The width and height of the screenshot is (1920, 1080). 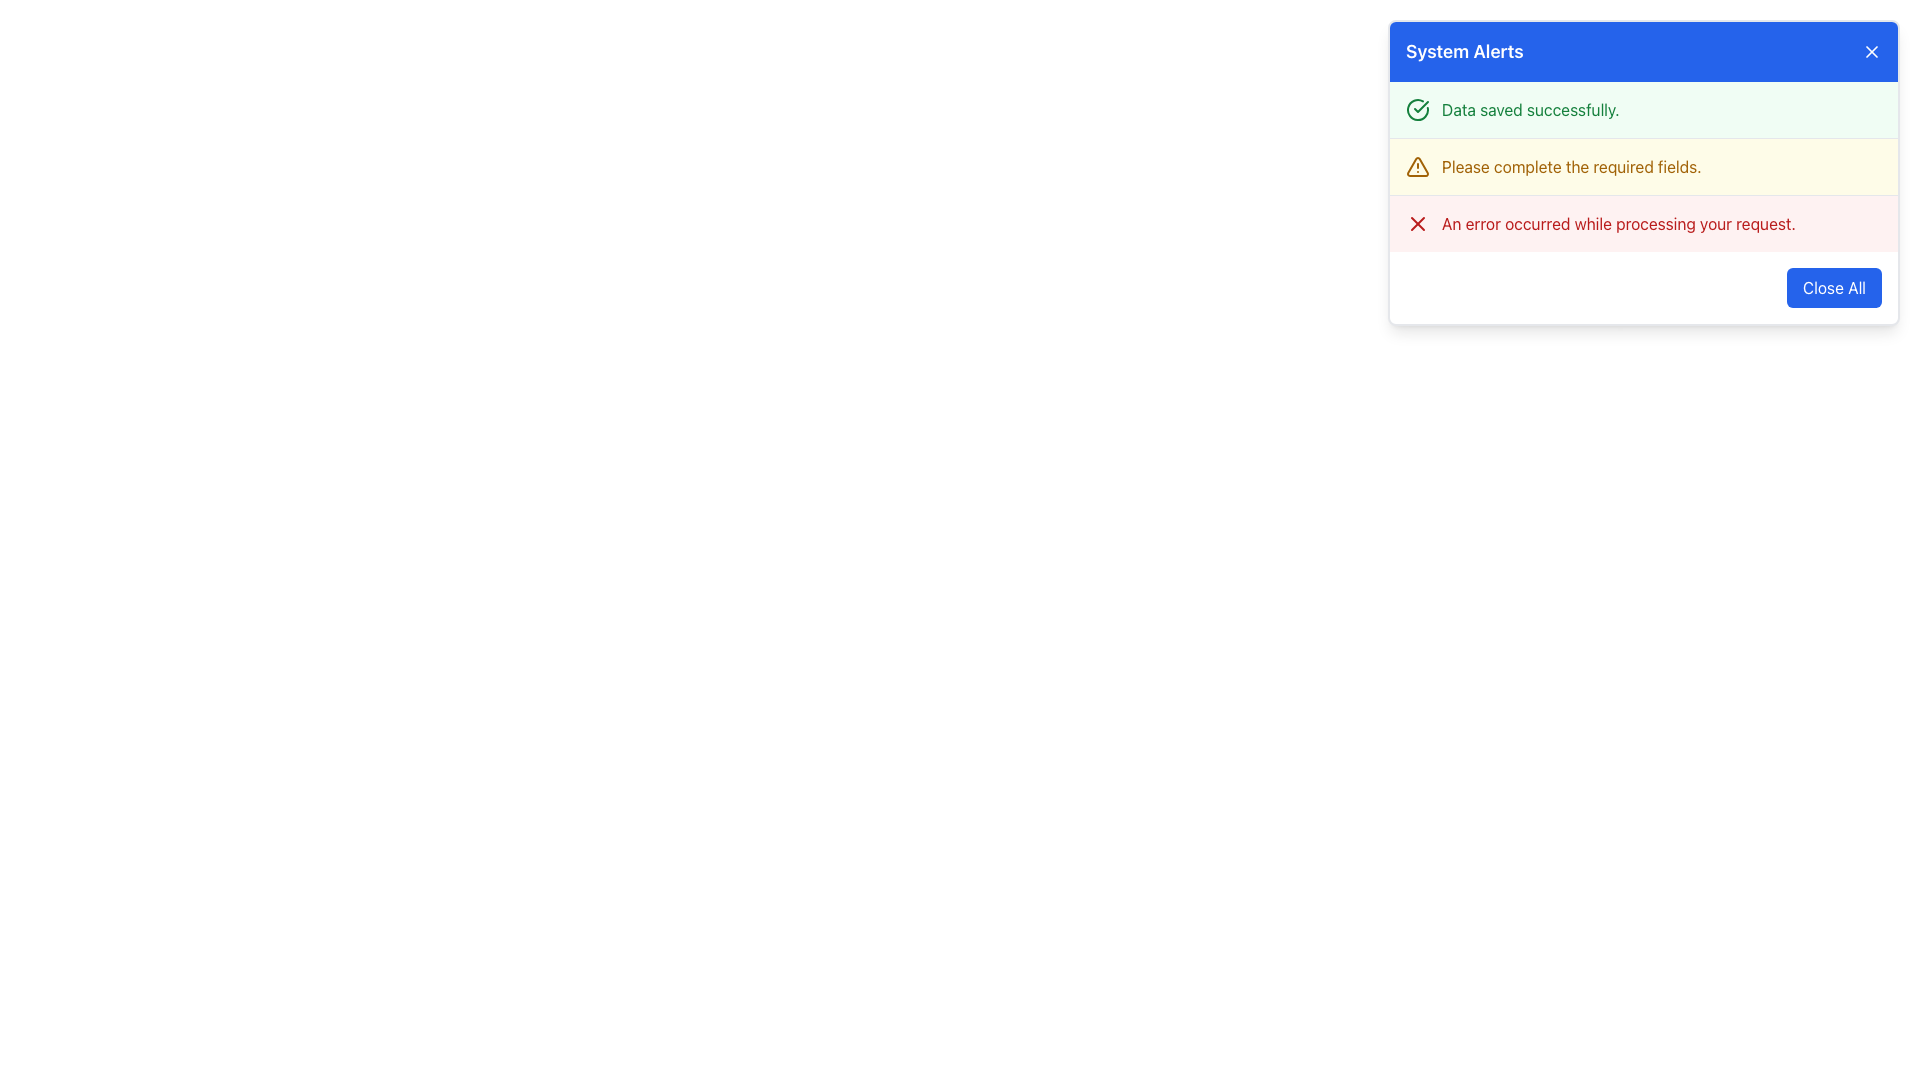 What do you see at coordinates (1643, 165) in the screenshot?
I see `the Notification Bar that informs users about incomplete mandatory fields, located in the middle of the 'System Alerts' notification panel` at bounding box center [1643, 165].